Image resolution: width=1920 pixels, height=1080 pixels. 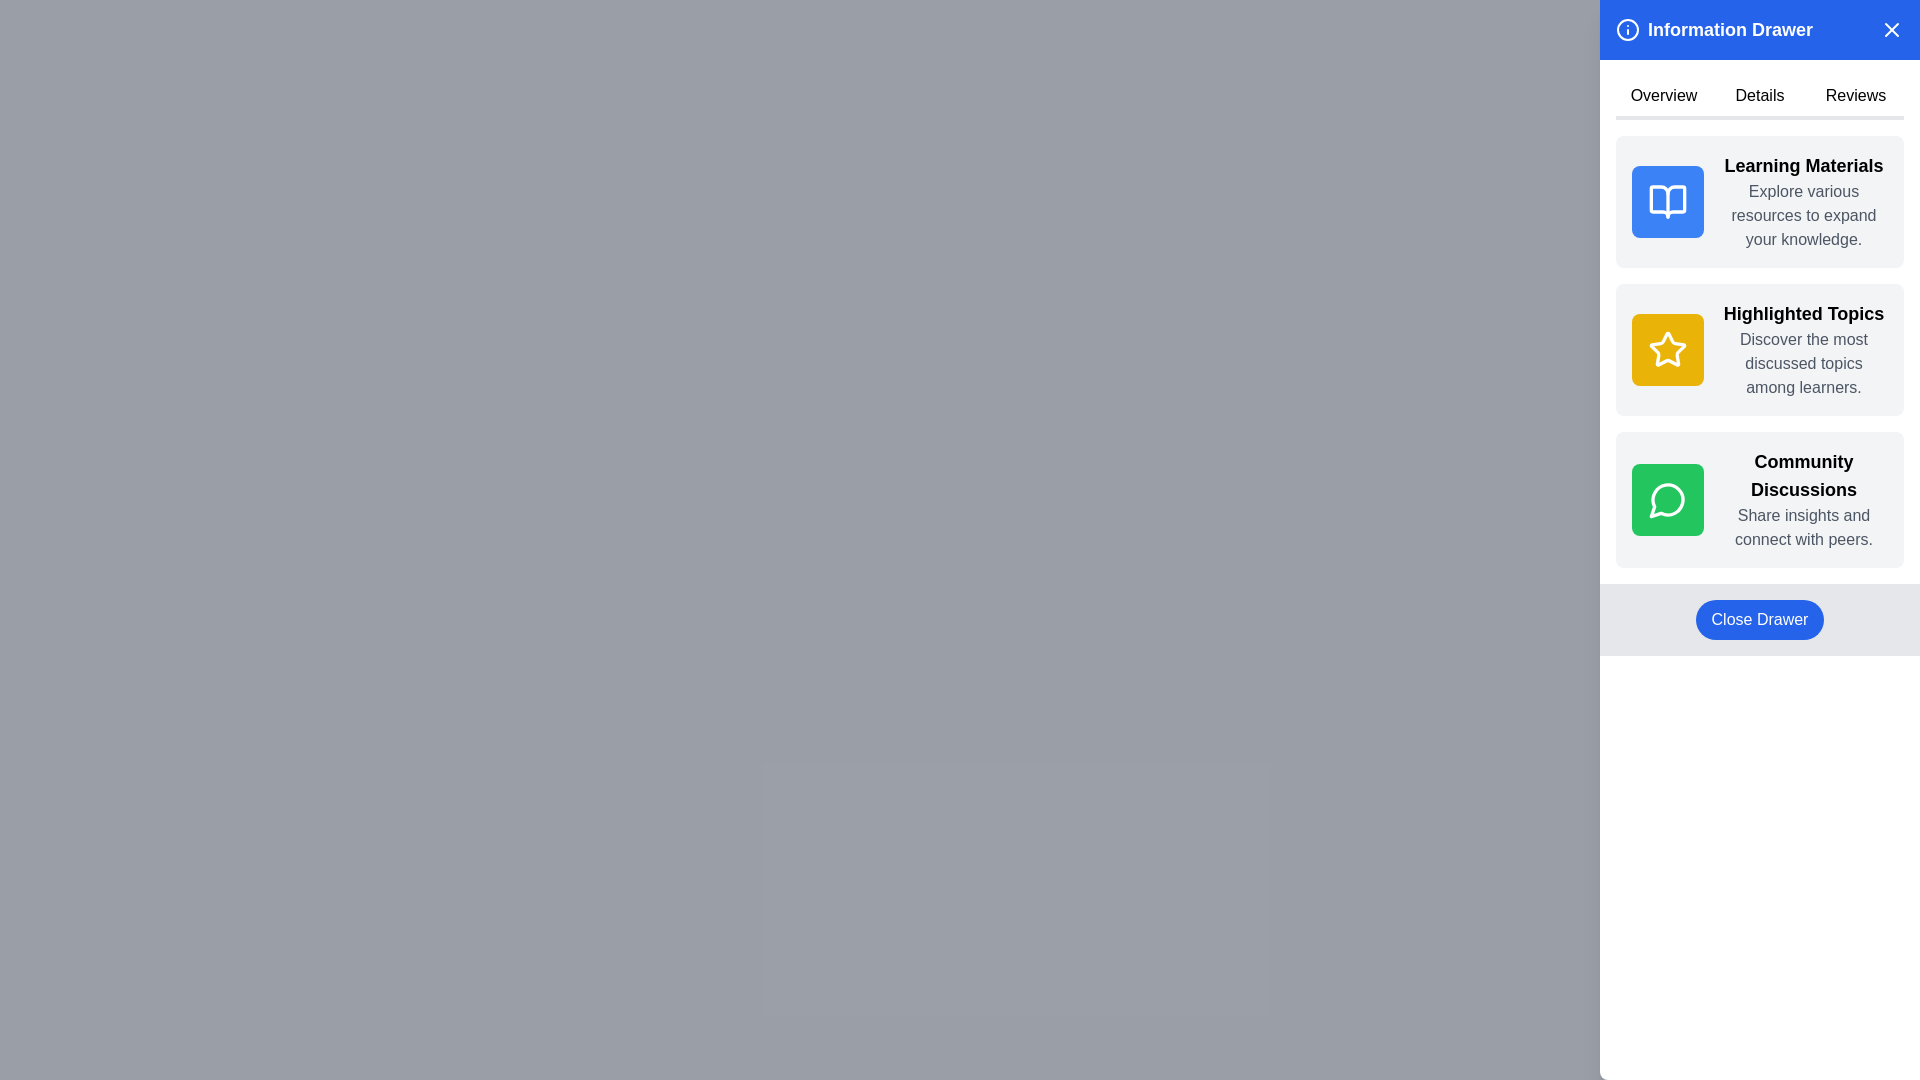 What do you see at coordinates (1804, 216) in the screenshot?
I see `the descriptive text element located in the middle of the right panel under the 'Learning Materials' section, which provides additional information related to it` at bounding box center [1804, 216].